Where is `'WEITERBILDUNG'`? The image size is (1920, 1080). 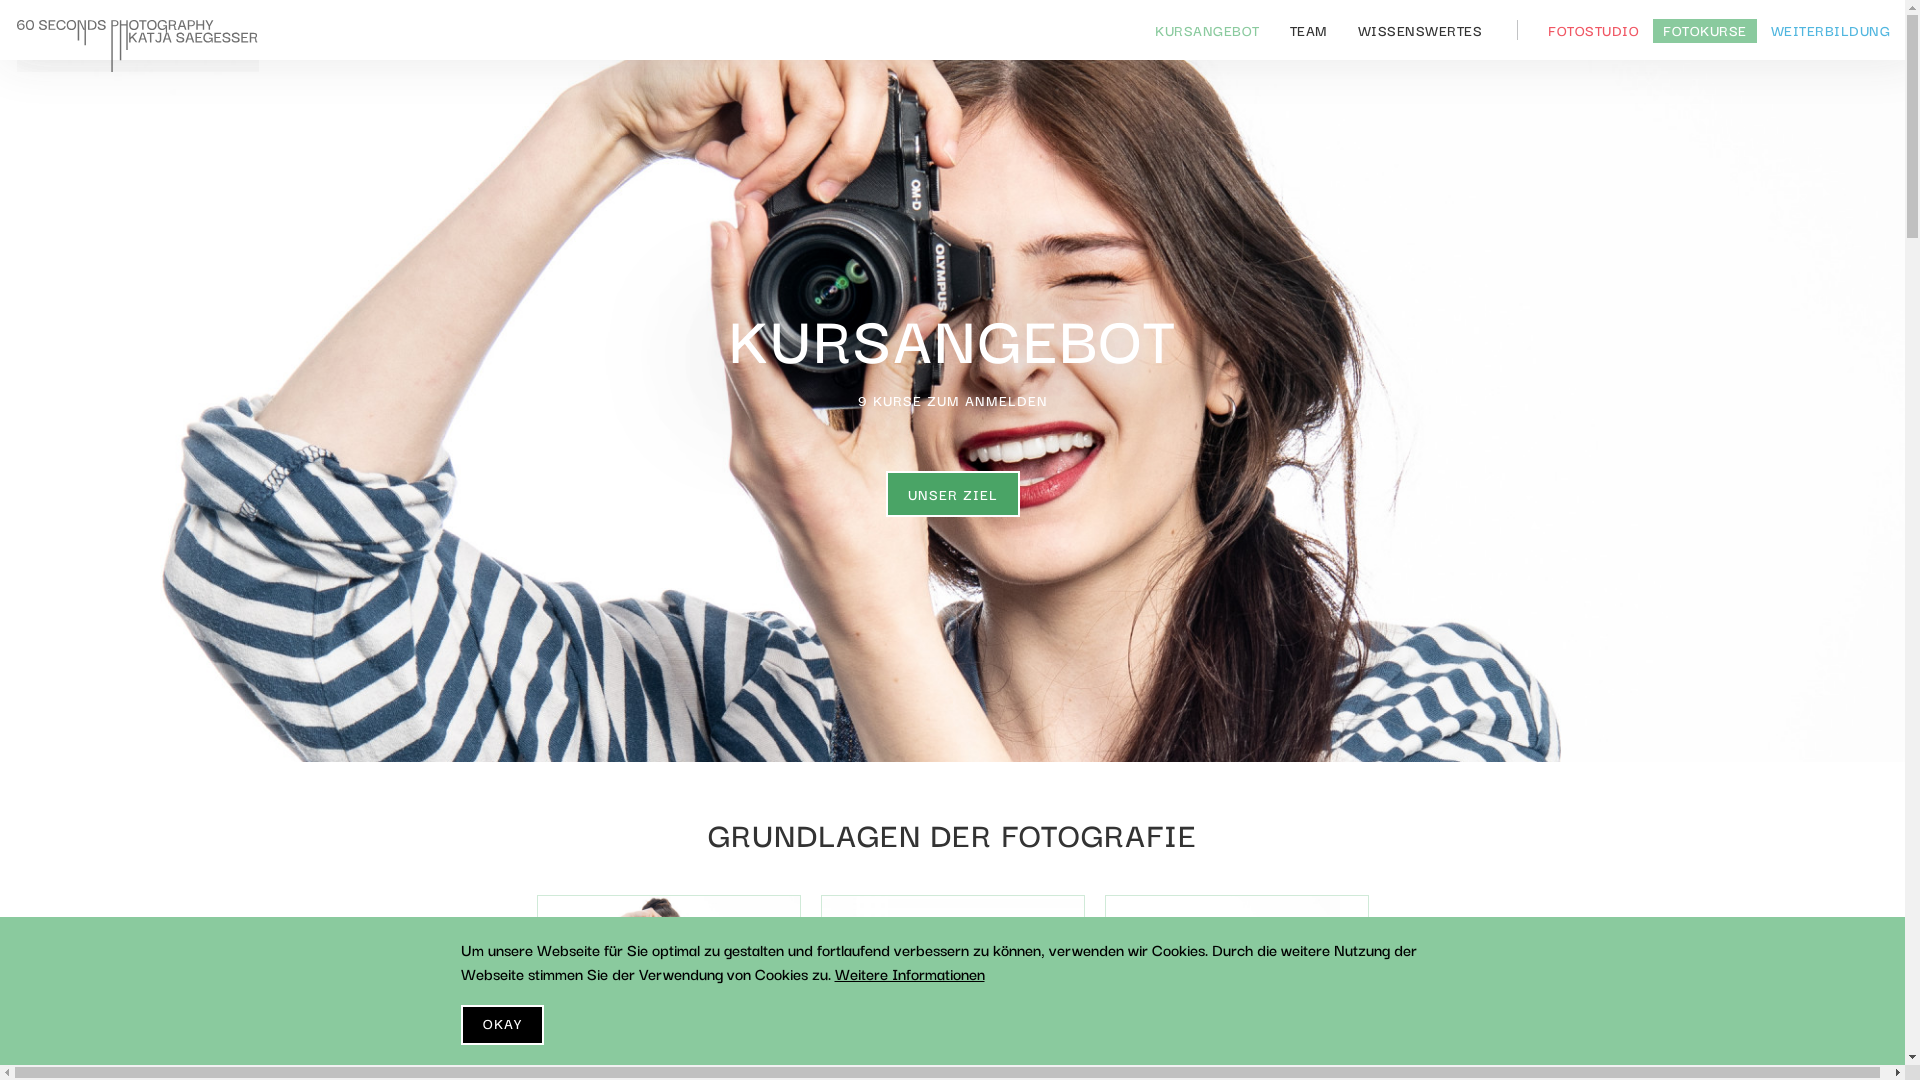 'WEITERBILDUNG' is located at coordinates (1760, 30).